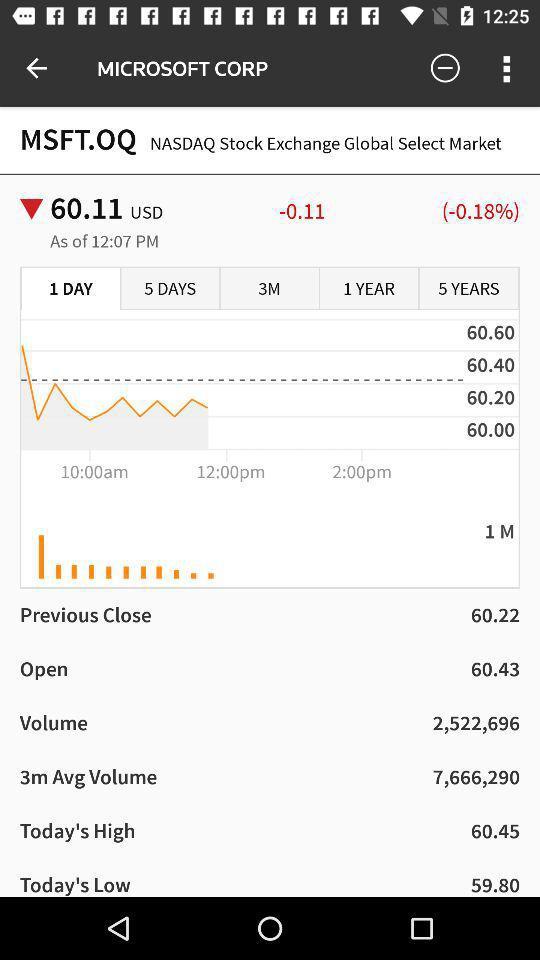  What do you see at coordinates (70, 288) in the screenshot?
I see `the 1 day item` at bounding box center [70, 288].